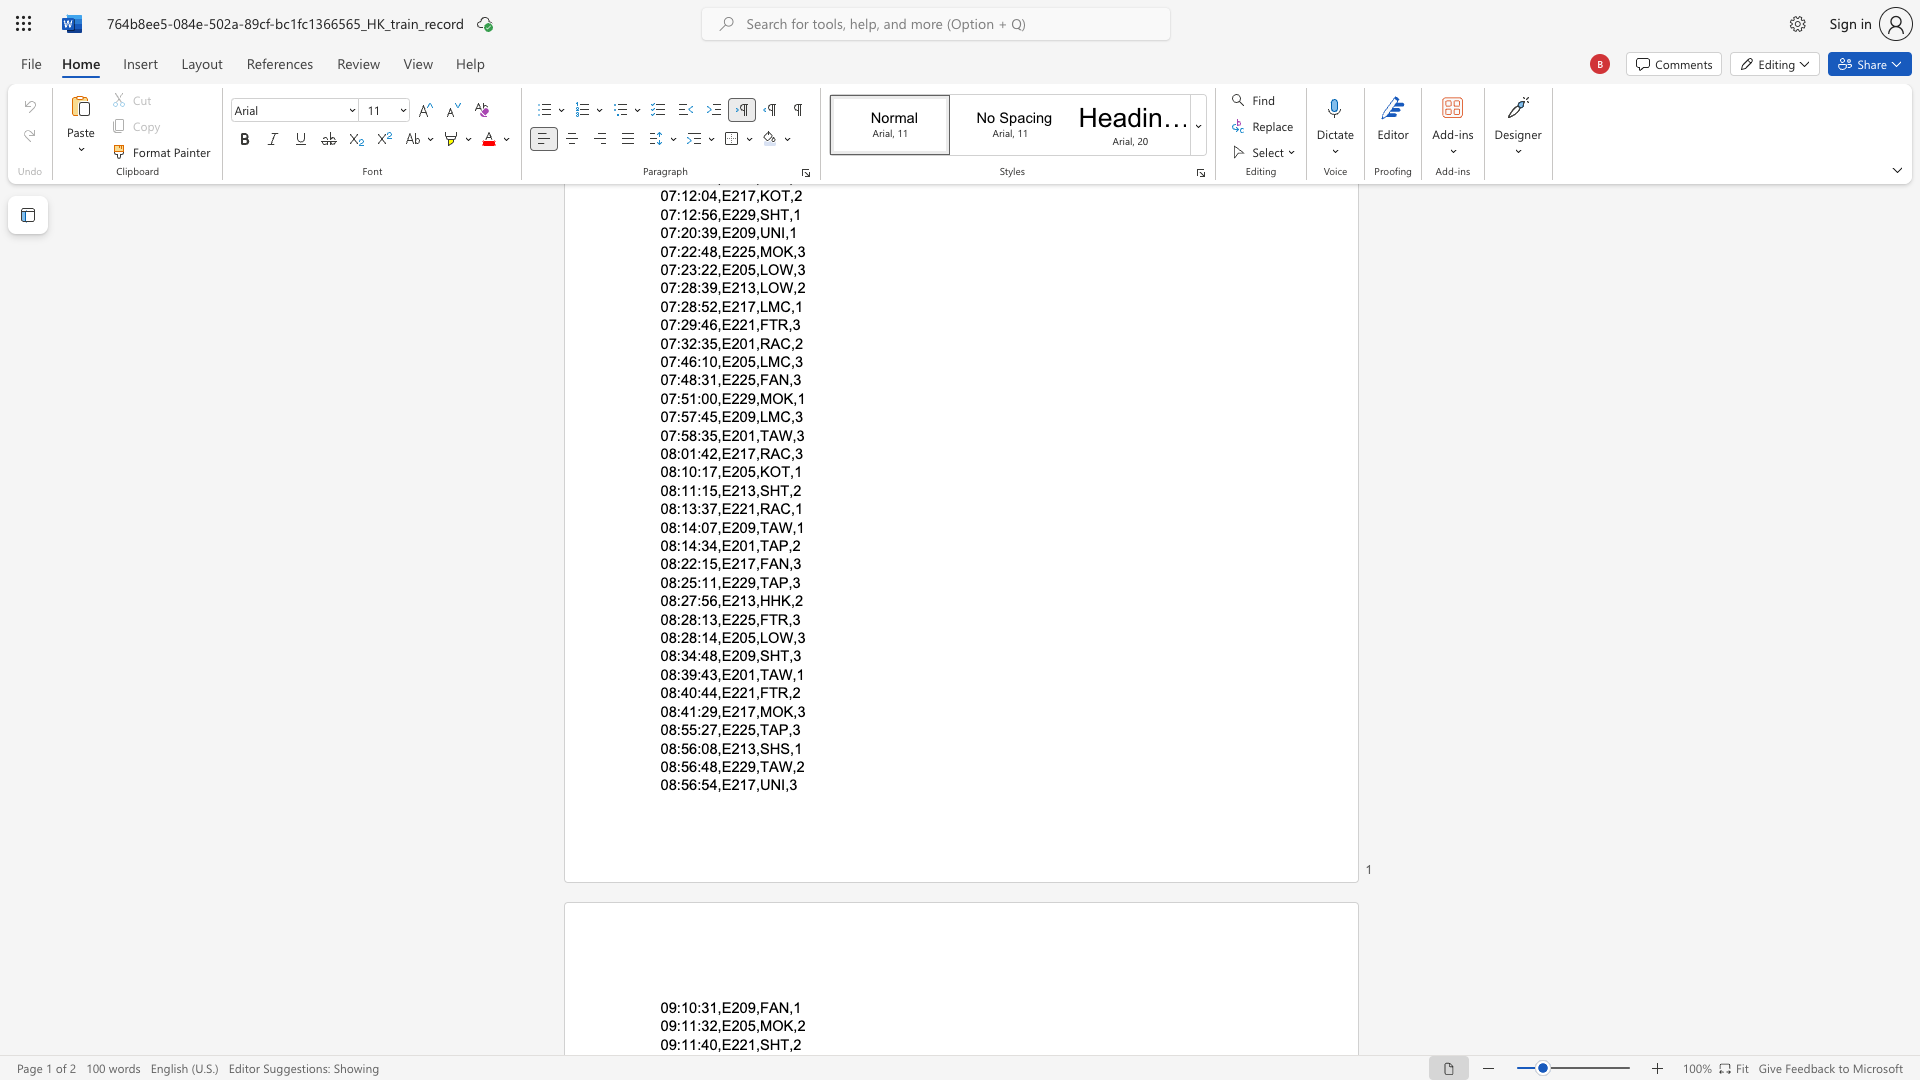 This screenshot has width=1920, height=1080. I want to click on the space between the continuous character "4" and "8" in the text, so click(709, 765).